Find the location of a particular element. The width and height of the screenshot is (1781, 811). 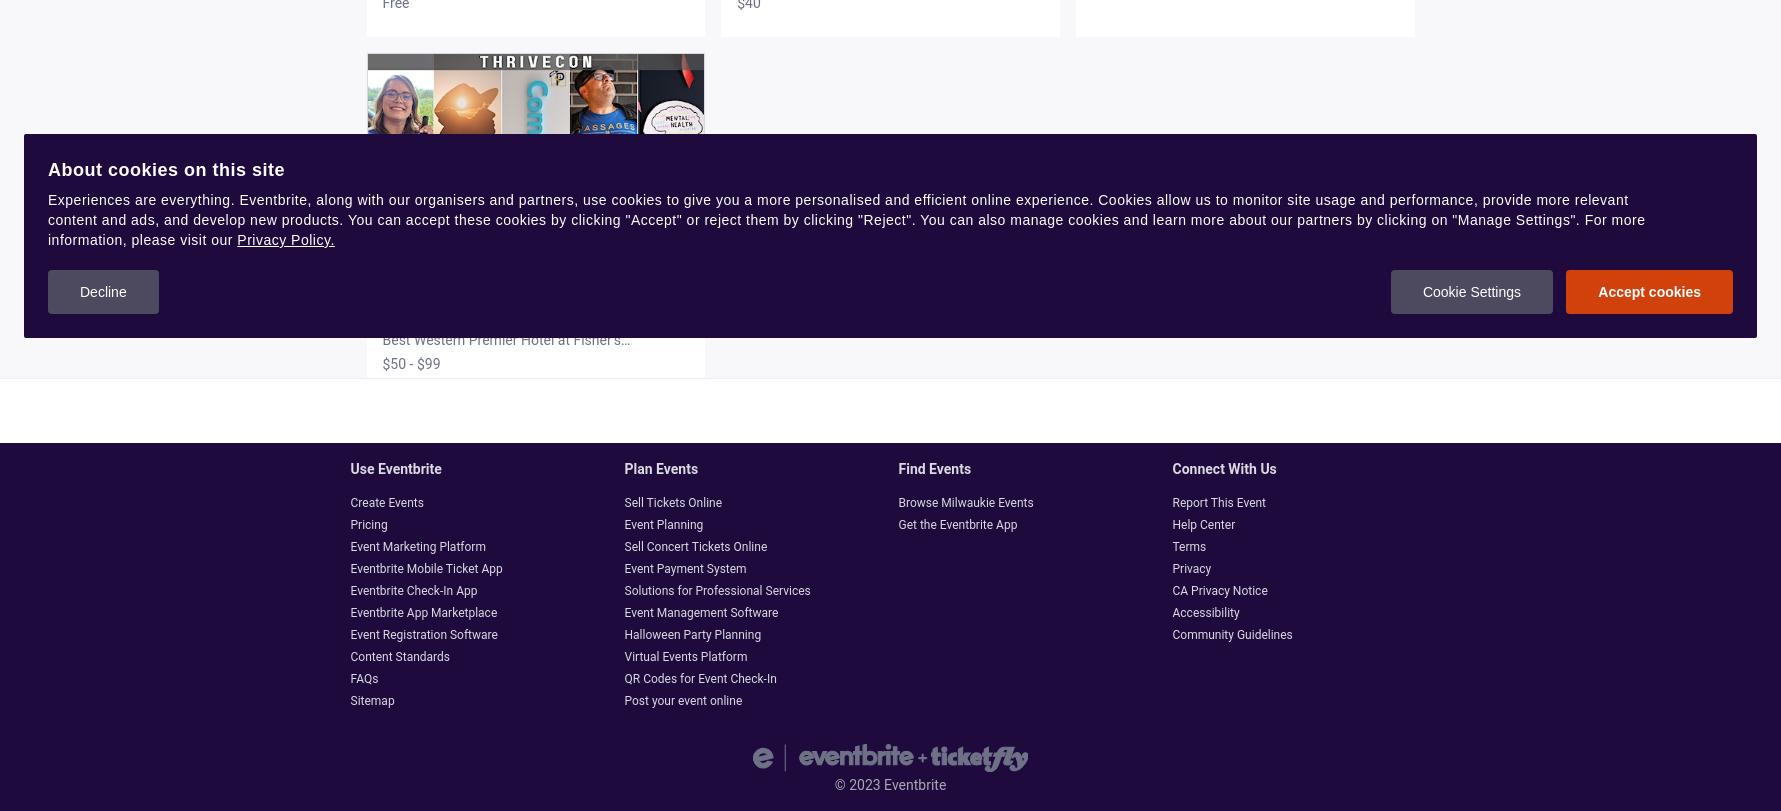

'Eventbrite Mobile Ticket App' is located at coordinates (349, 567).